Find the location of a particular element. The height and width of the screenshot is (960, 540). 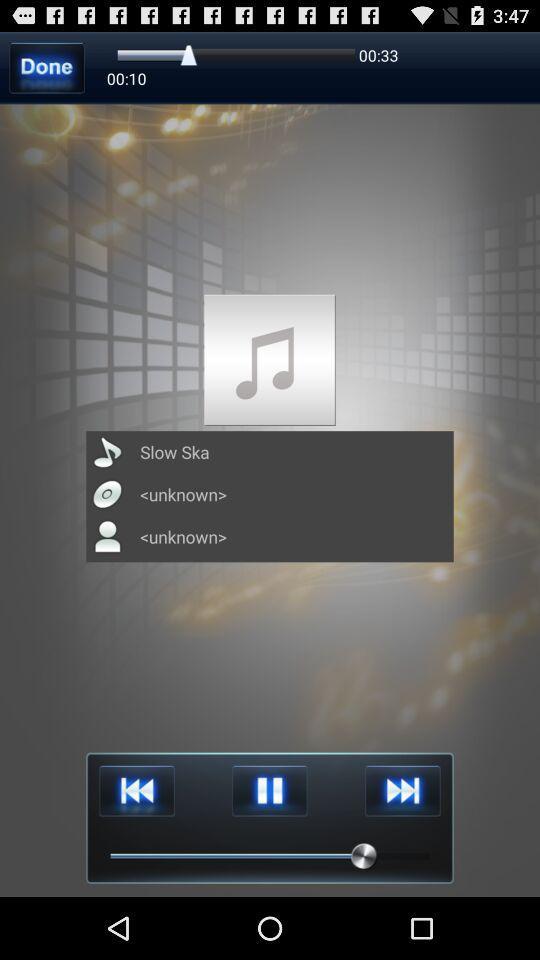

go back is located at coordinates (136, 791).